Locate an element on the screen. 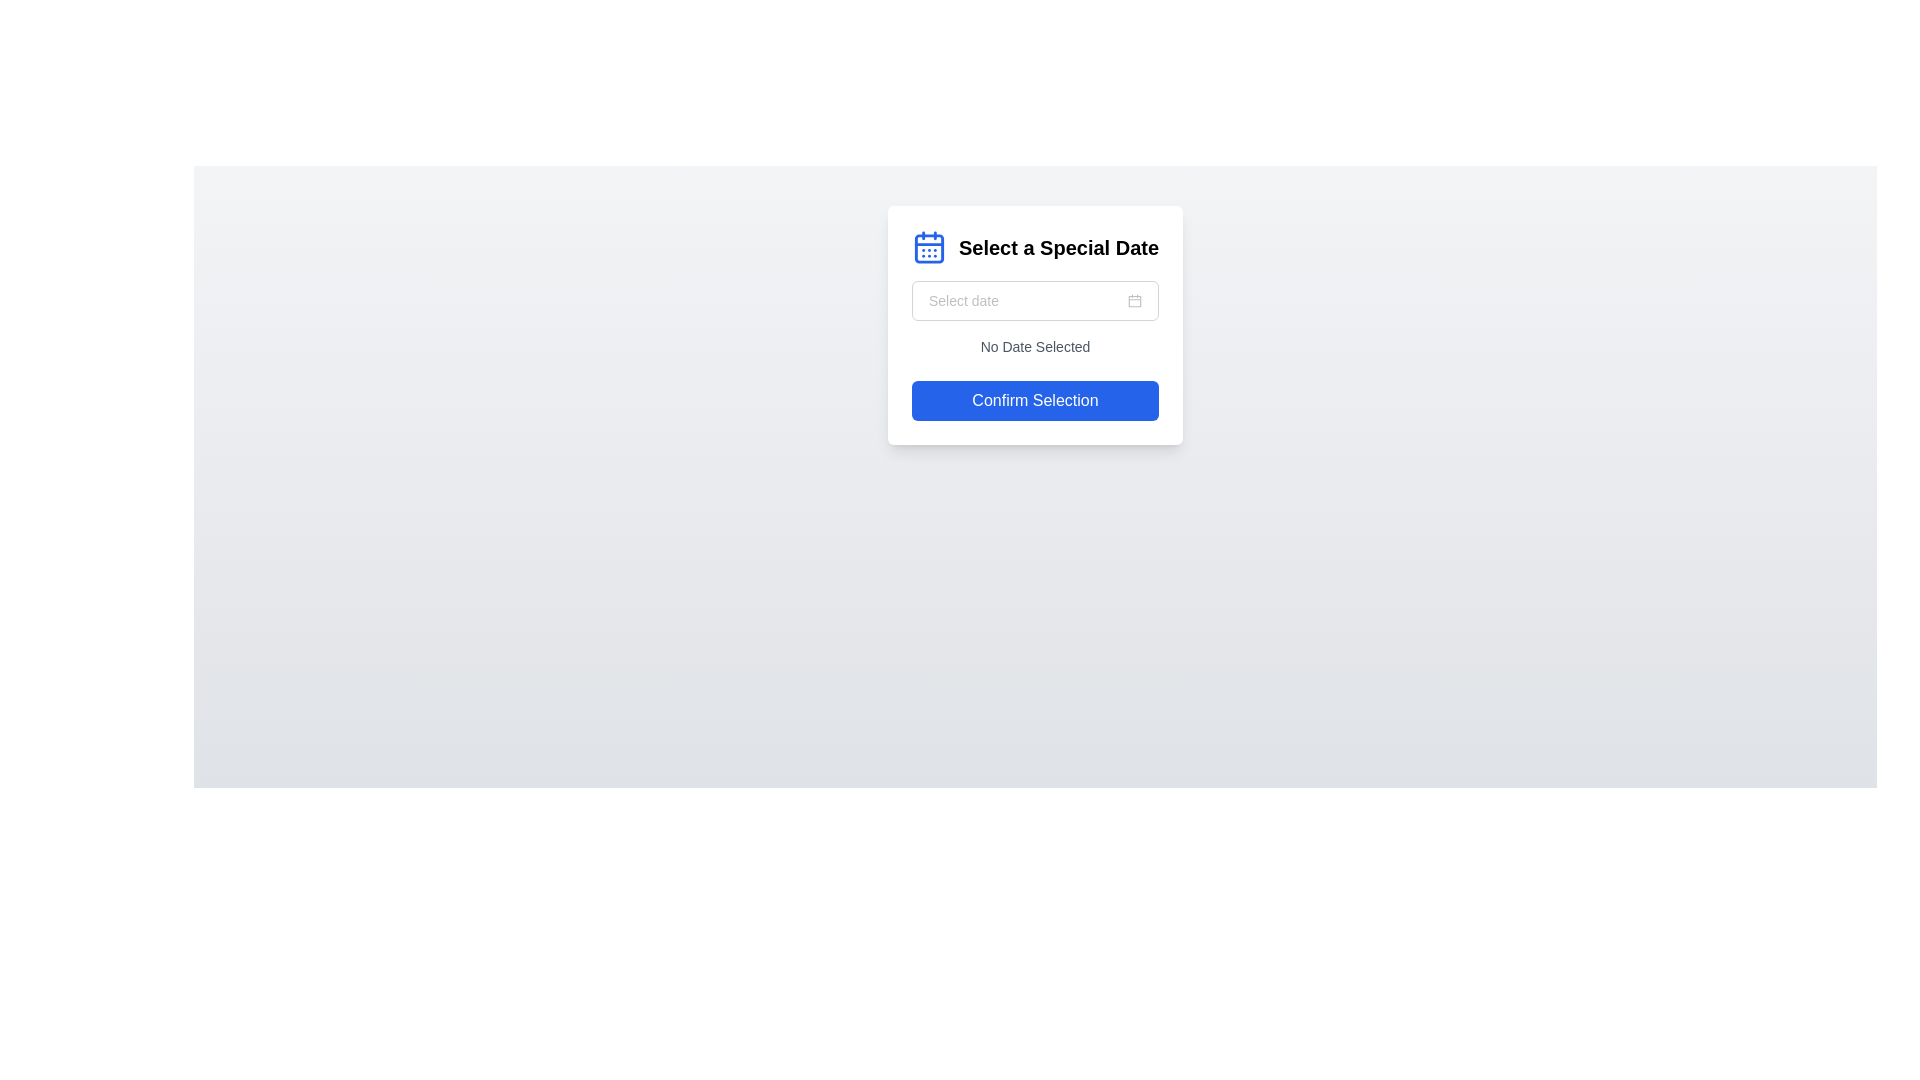  the heading text with a decorative icon that indicates the purpose of the card for selecting a special date, located at the top of the card UI is located at coordinates (1035, 246).